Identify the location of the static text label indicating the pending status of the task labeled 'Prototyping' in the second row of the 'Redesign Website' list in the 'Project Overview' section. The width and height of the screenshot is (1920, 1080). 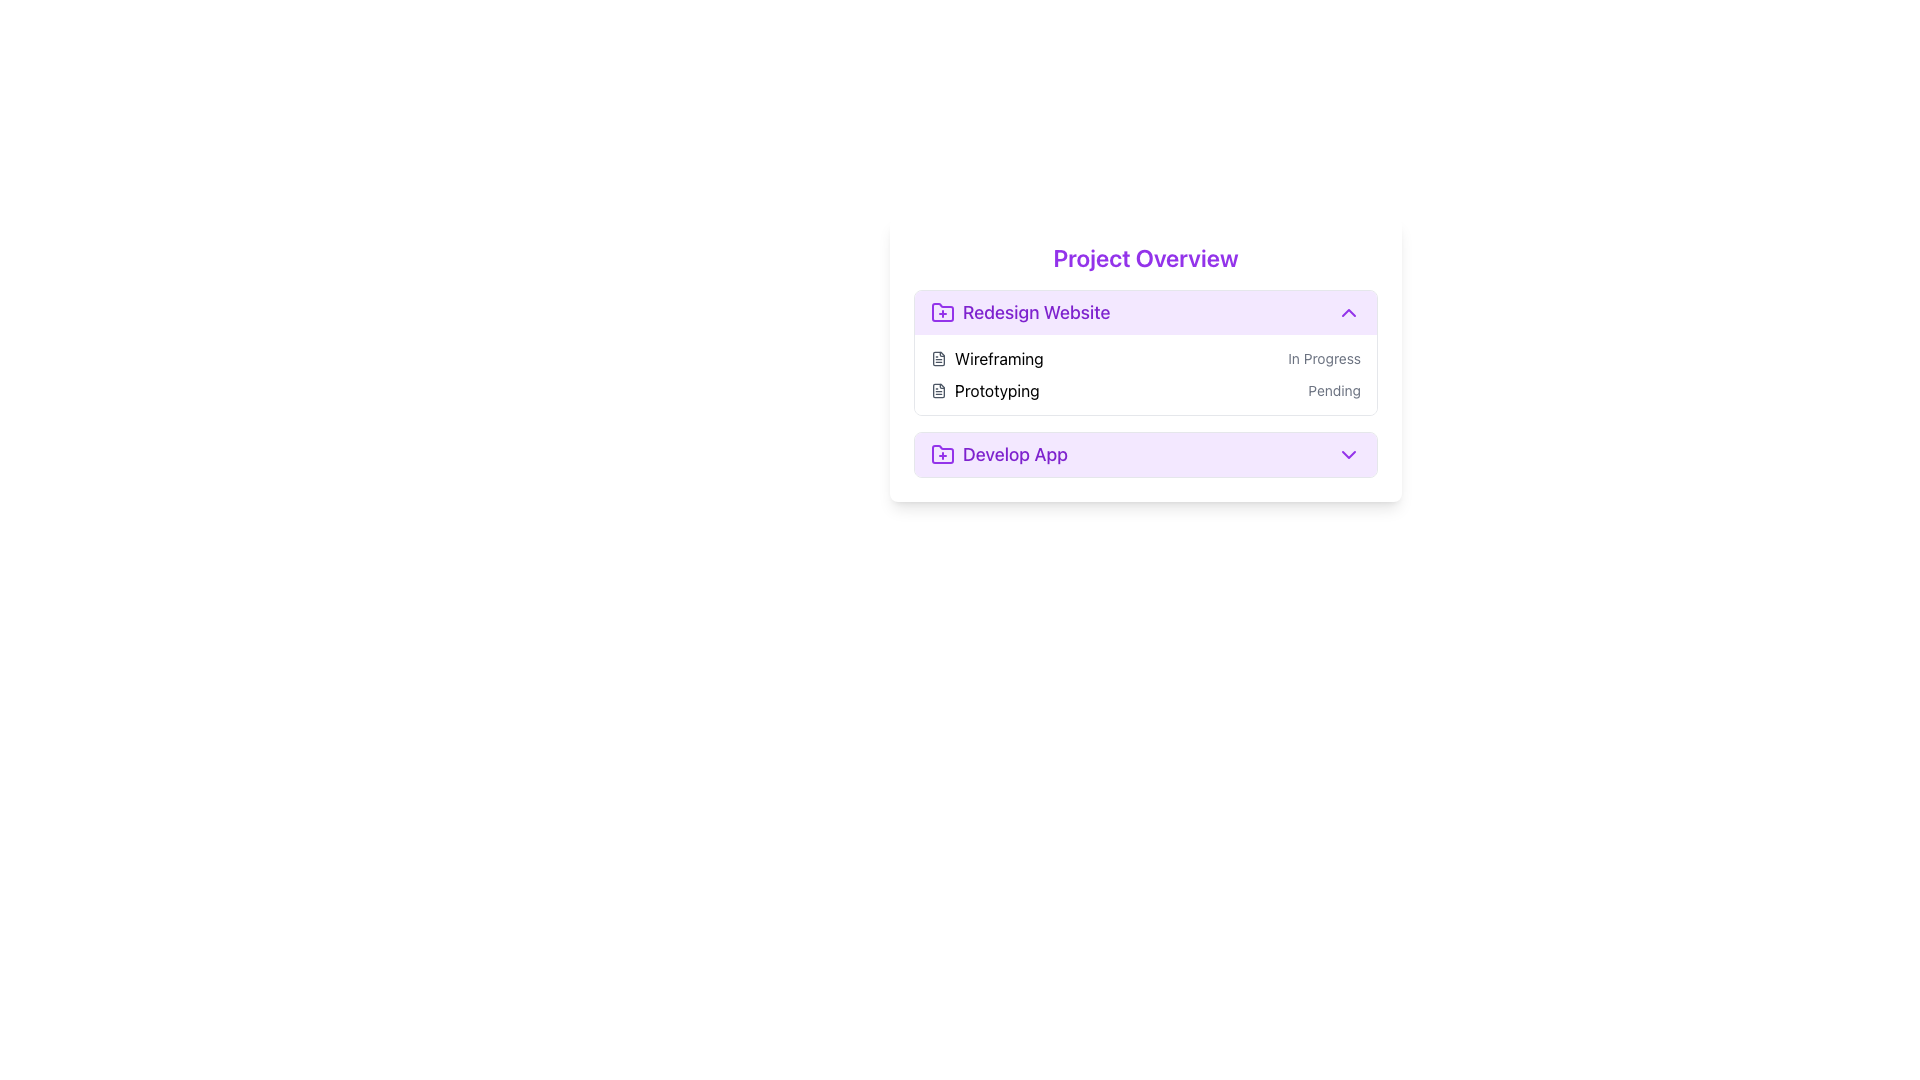
(1334, 390).